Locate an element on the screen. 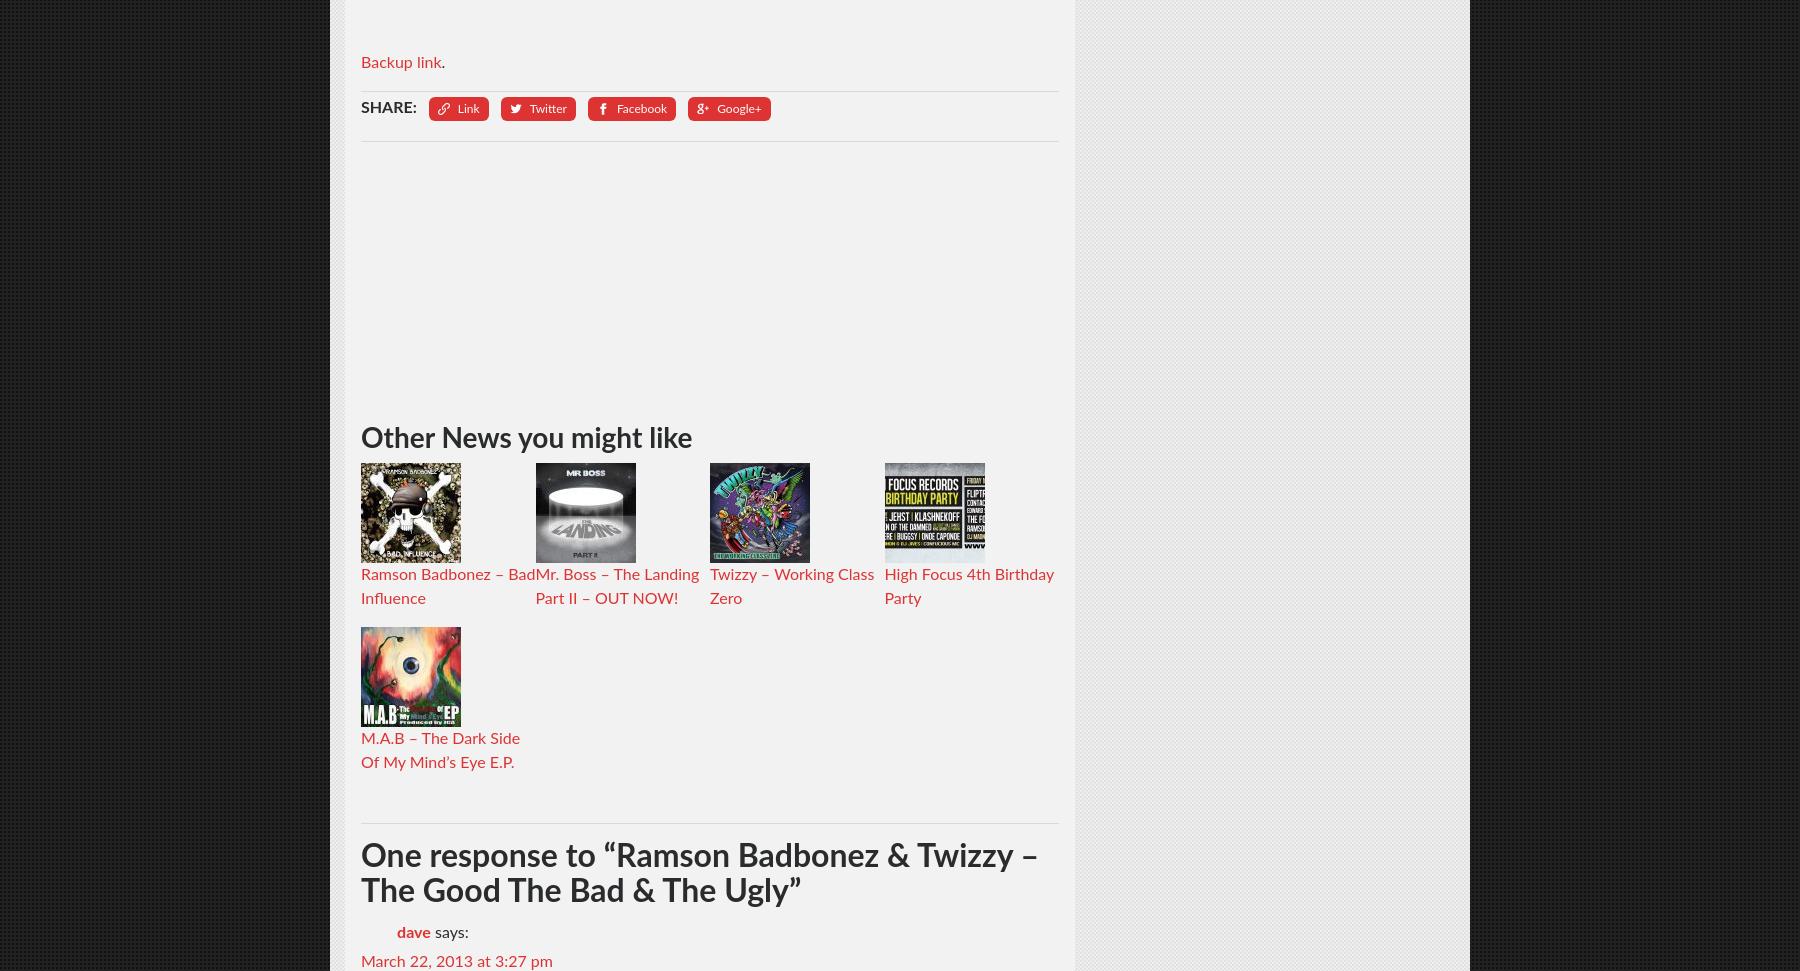 The width and height of the screenshot is (1800, 971). 'Backup link' is located at coordinates (361, 61).